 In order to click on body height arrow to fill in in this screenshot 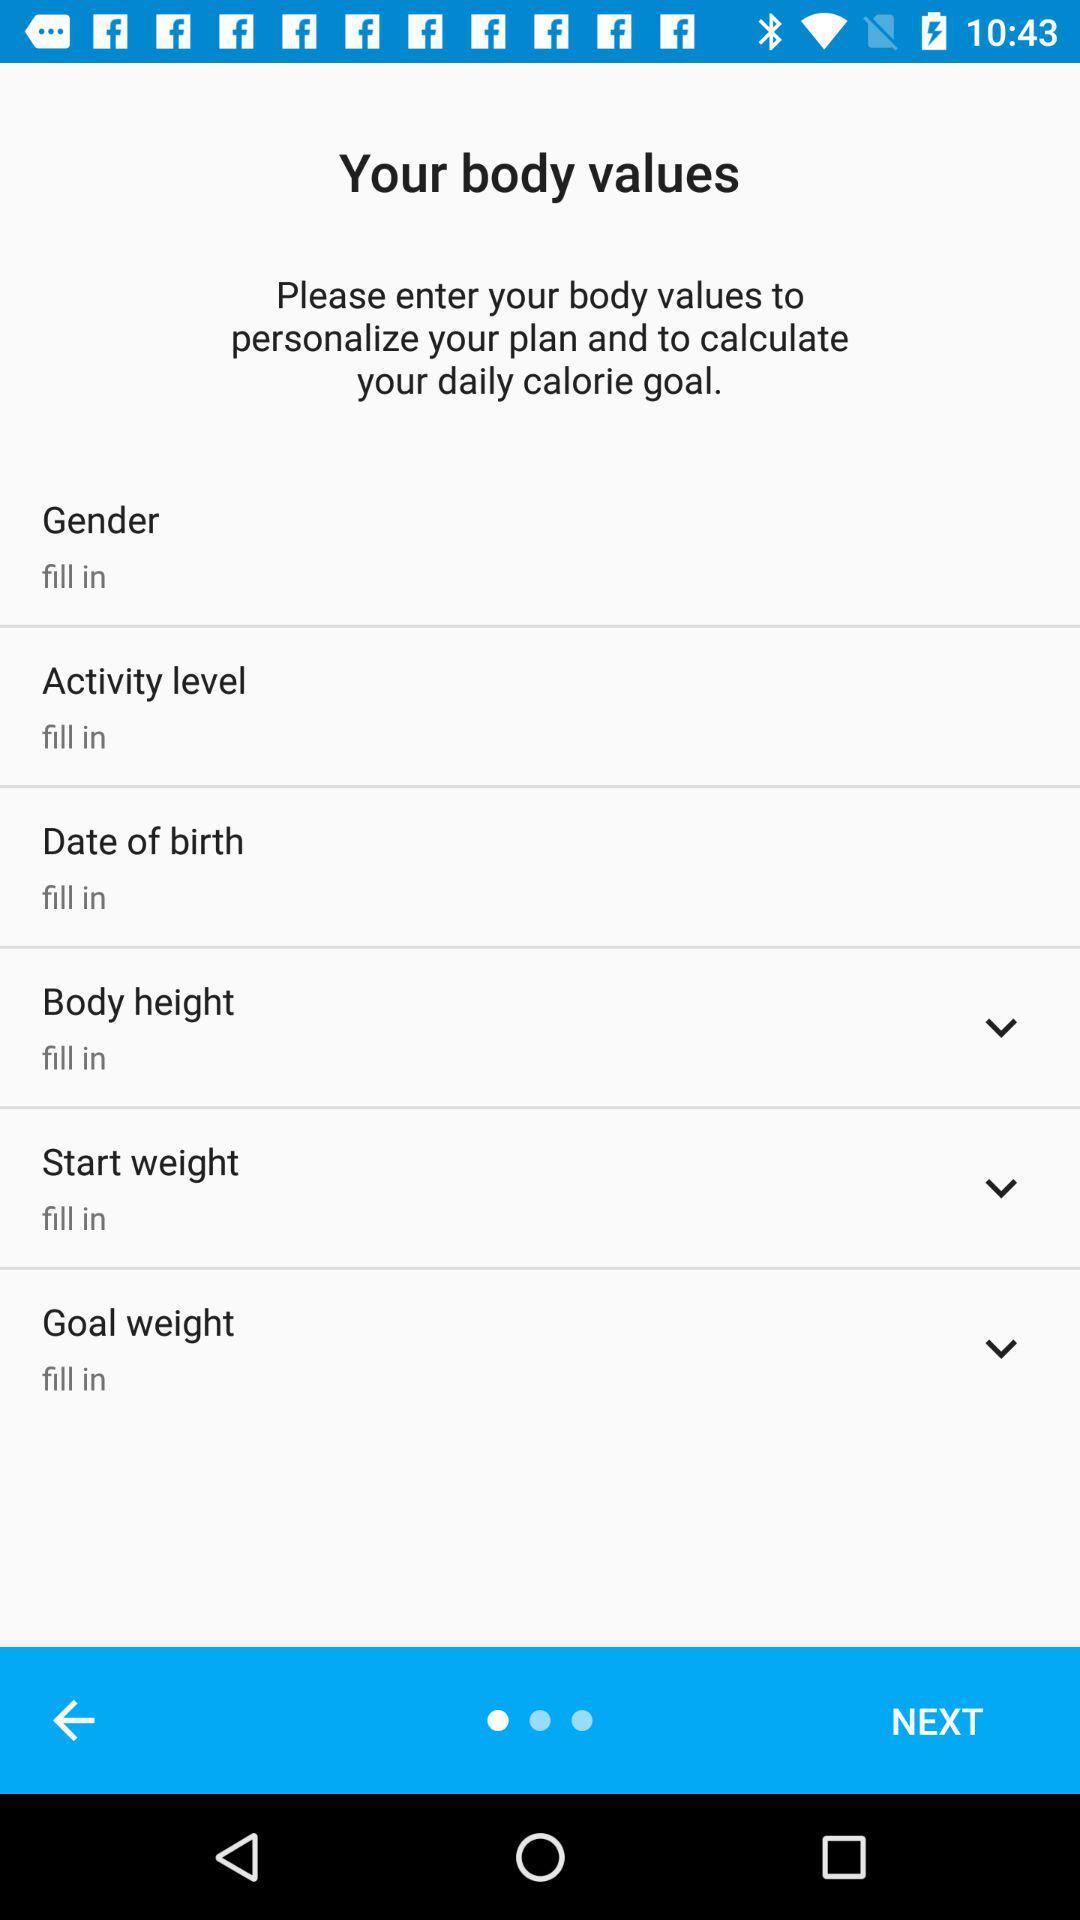, I will do `click(1001, 1027)`.